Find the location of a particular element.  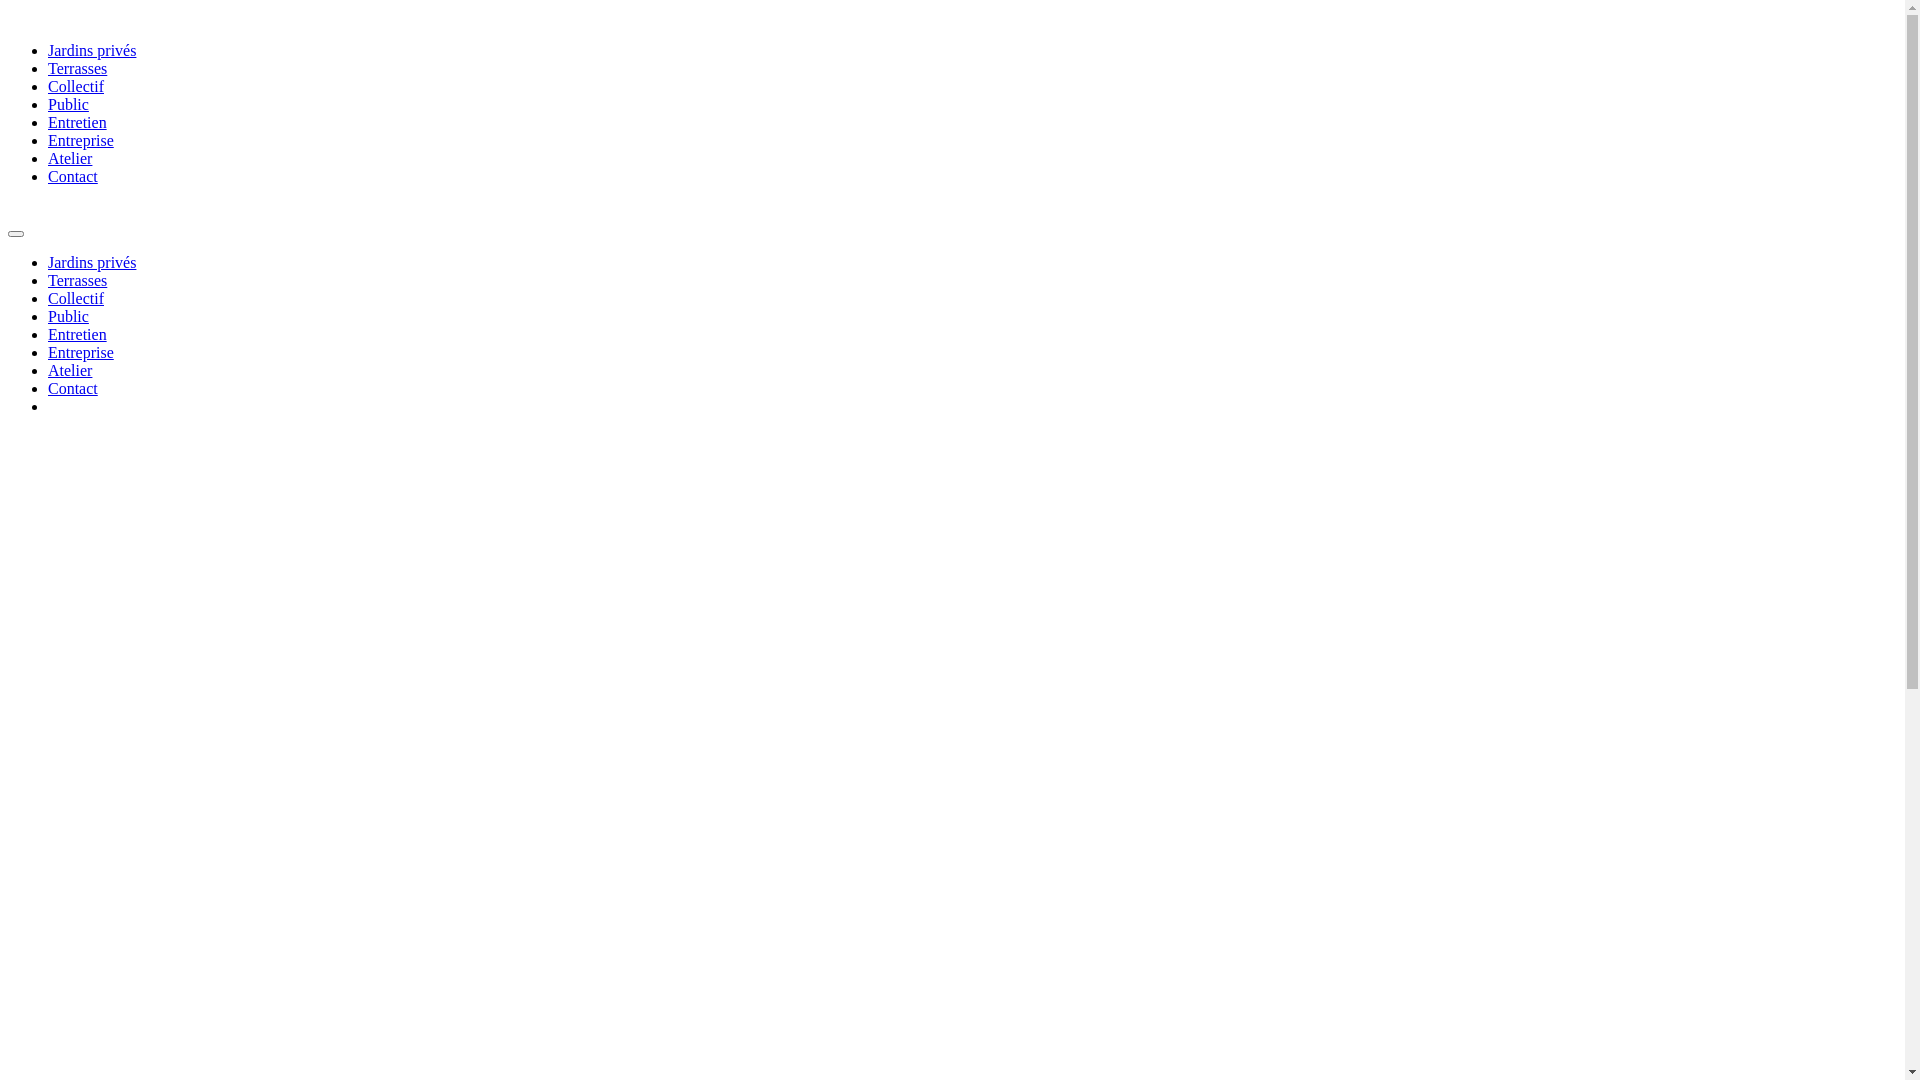

'Entretien' is located at coordinates (77, 333).